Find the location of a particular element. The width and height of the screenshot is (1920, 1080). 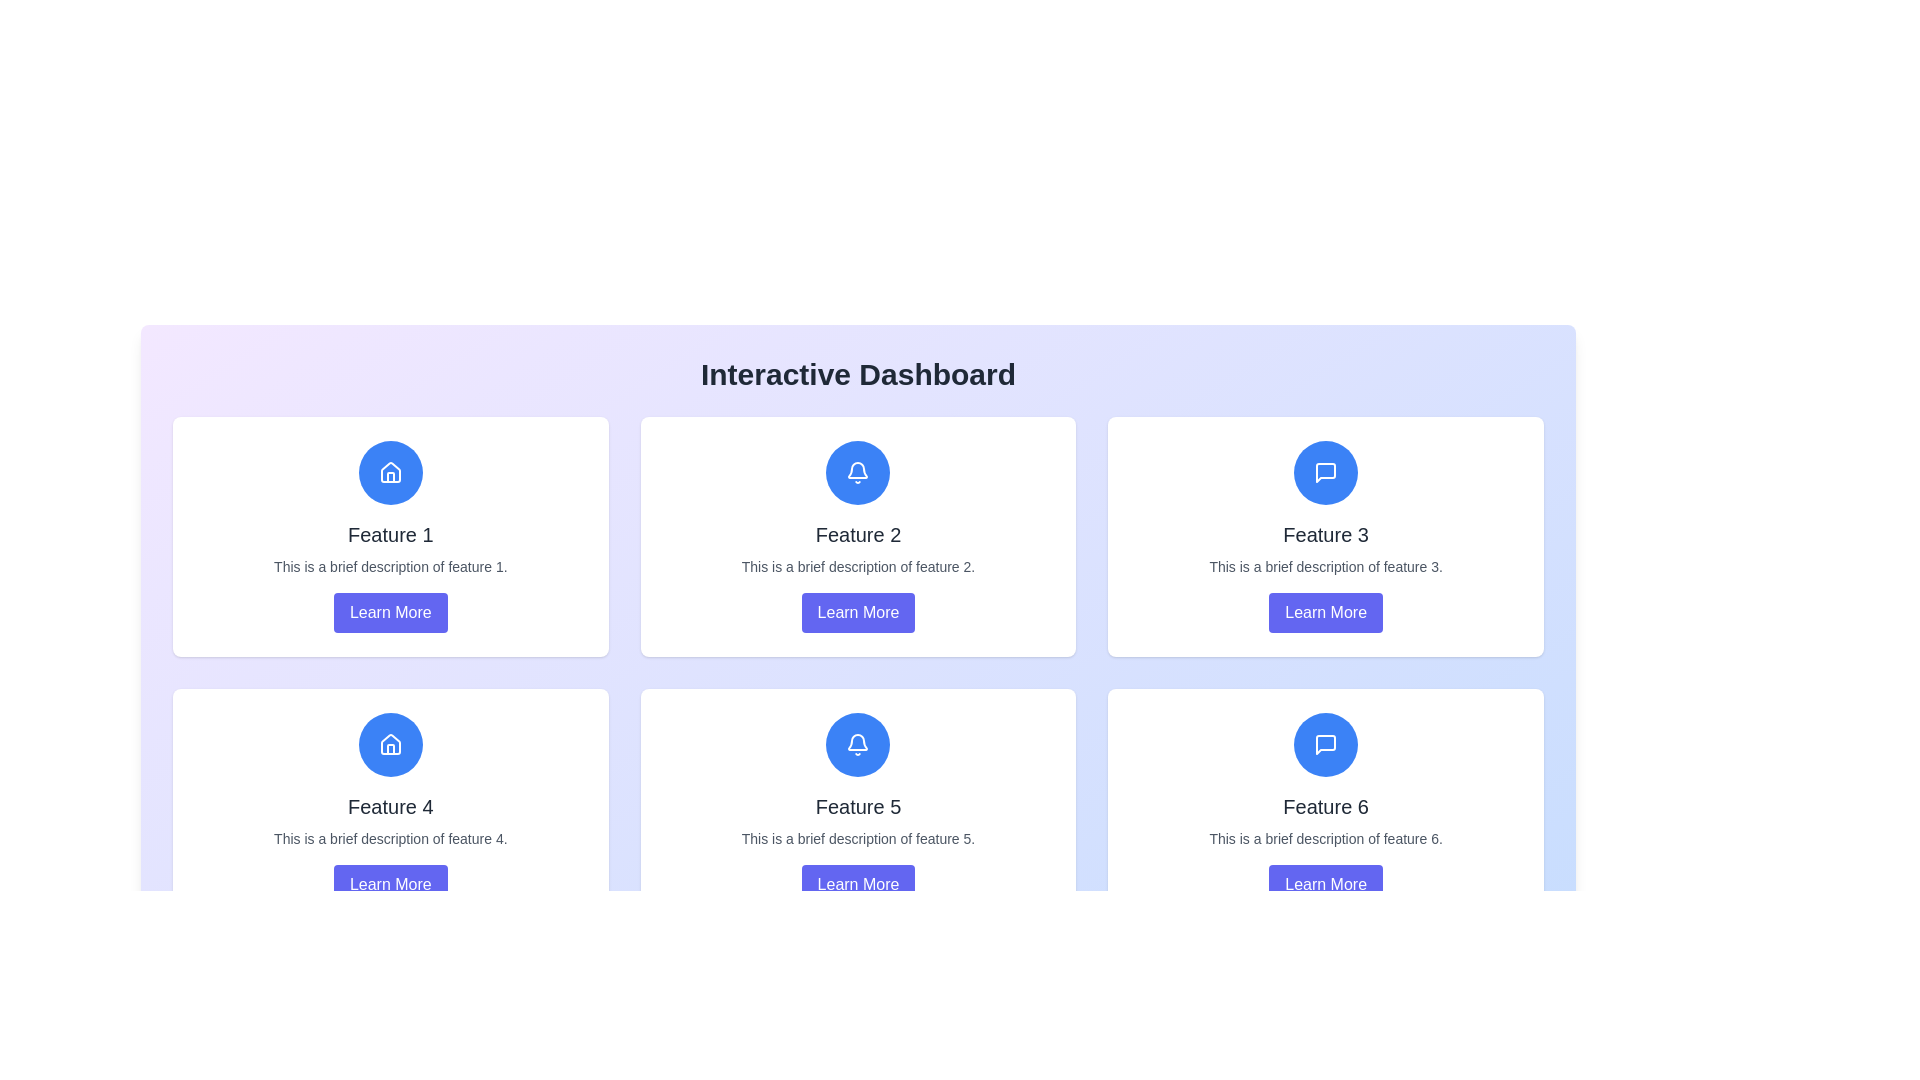

the 'Learn More' button for 'Feature 5' located in the lower section of the dashboard is located at coordinates (858, 883).